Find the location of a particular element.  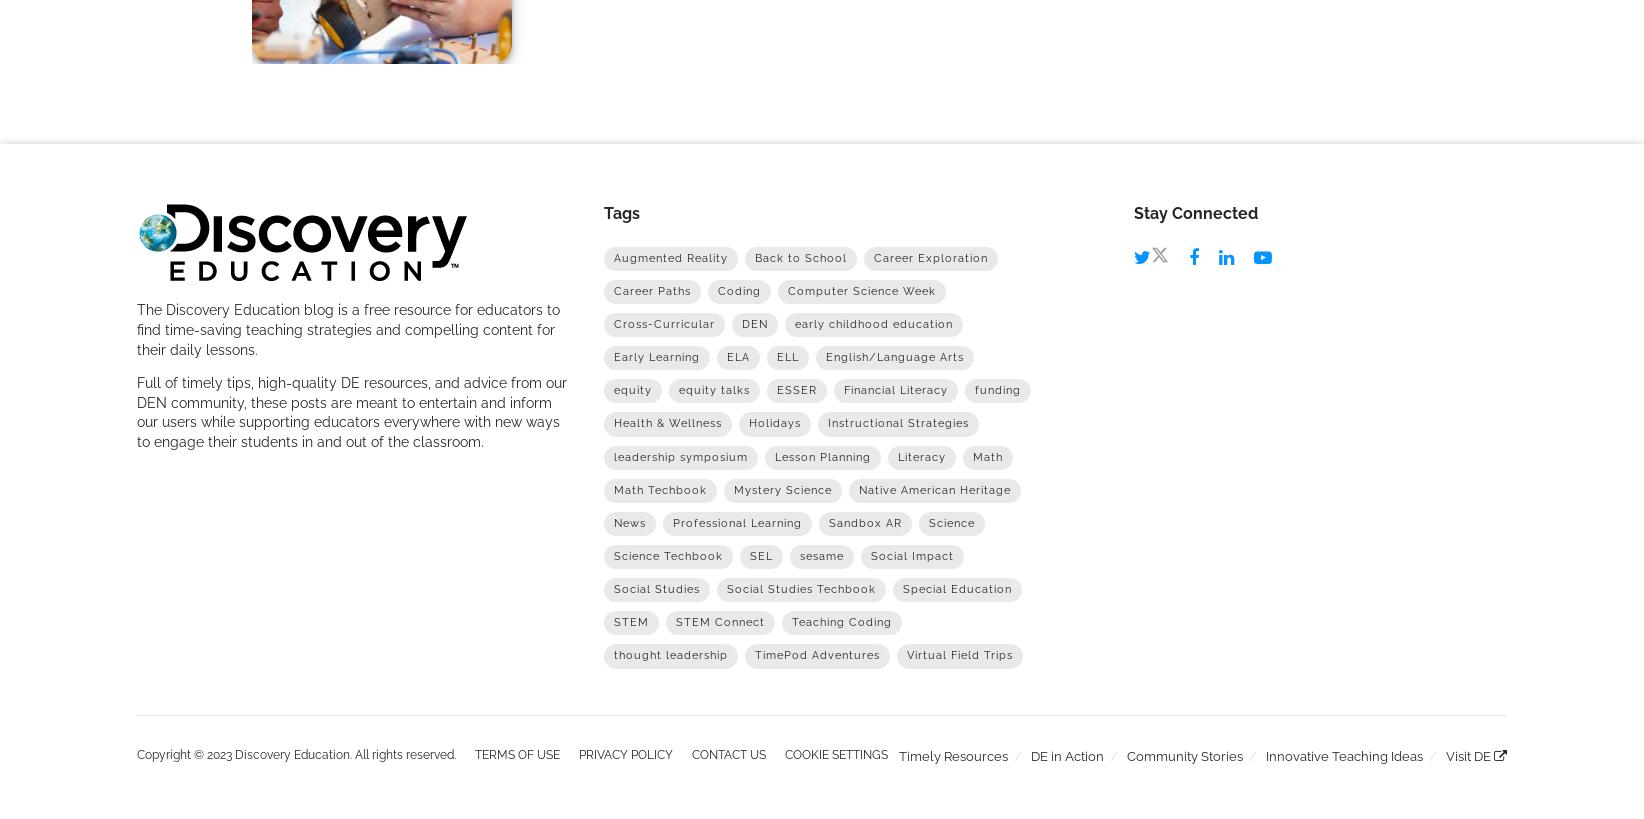

'Coding' is located at coordinates (716, 289).